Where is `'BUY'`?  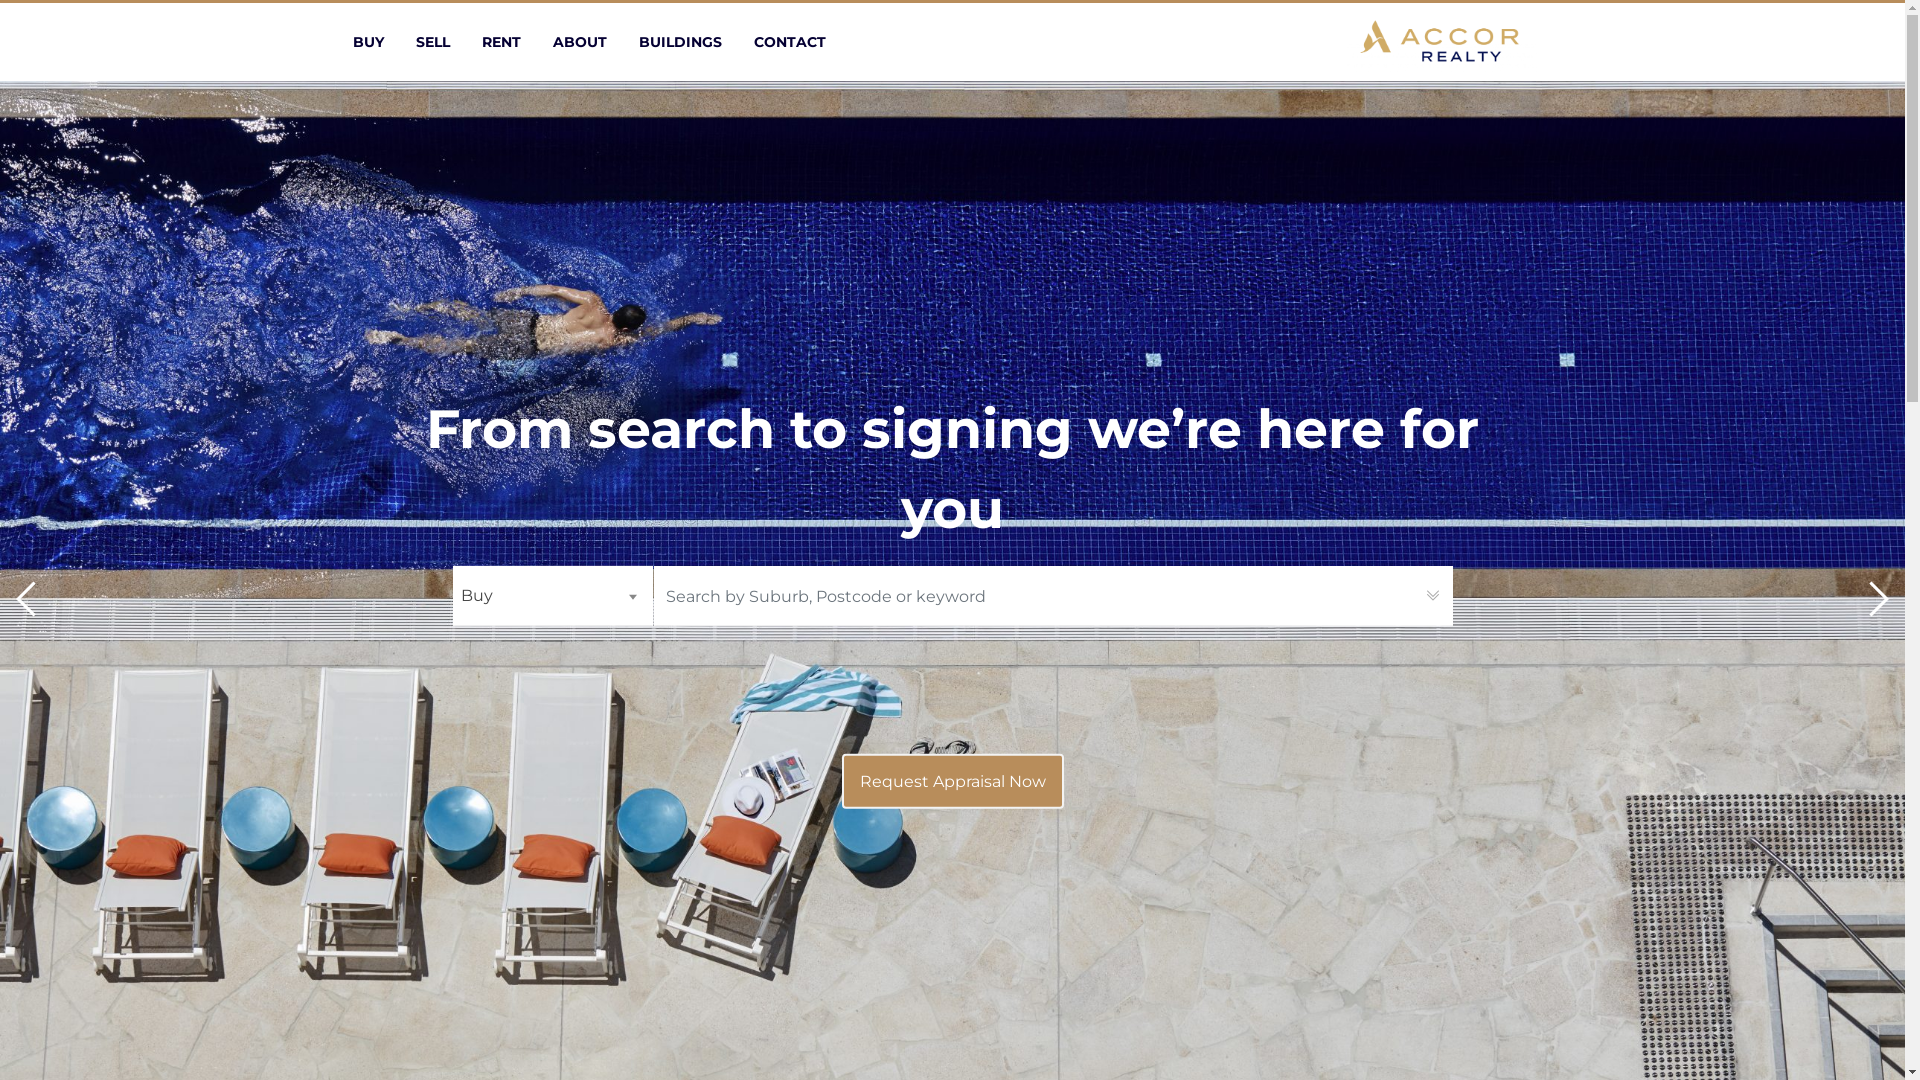 'BUY' is located at coordinates (367, 42).